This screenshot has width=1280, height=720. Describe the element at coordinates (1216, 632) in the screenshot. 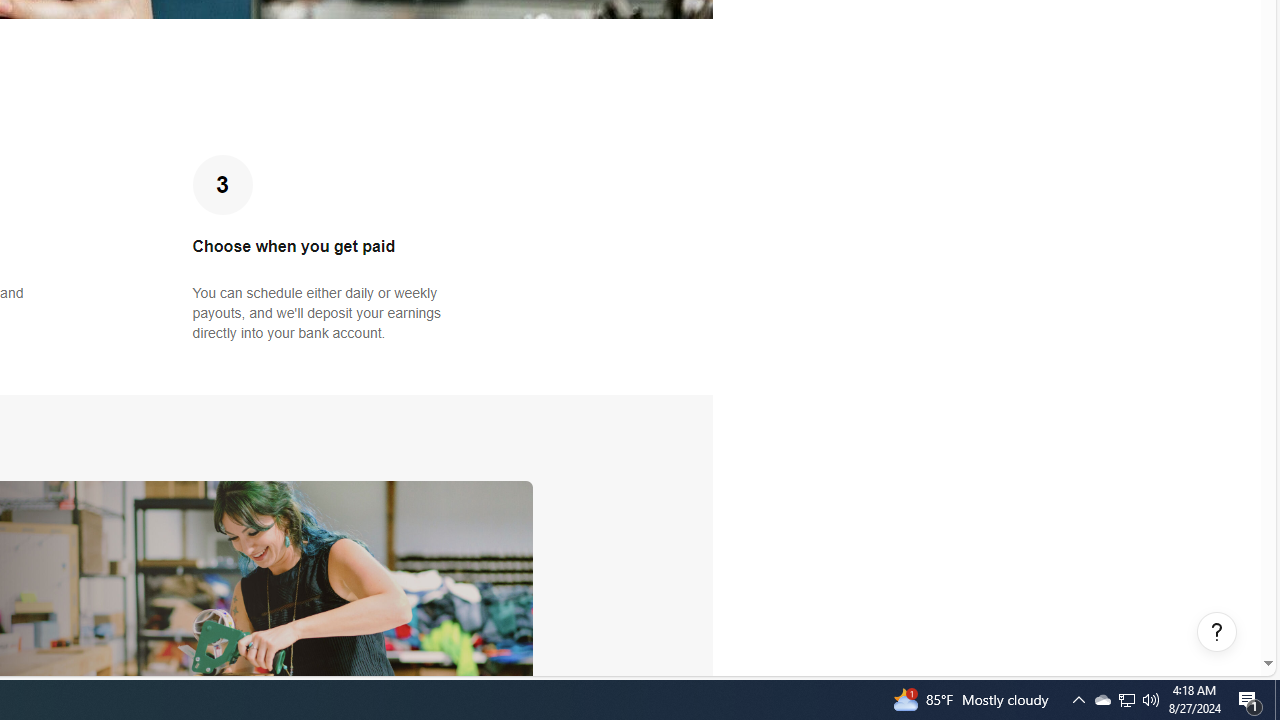

I see `'Help, opens dialogs'` at that location.